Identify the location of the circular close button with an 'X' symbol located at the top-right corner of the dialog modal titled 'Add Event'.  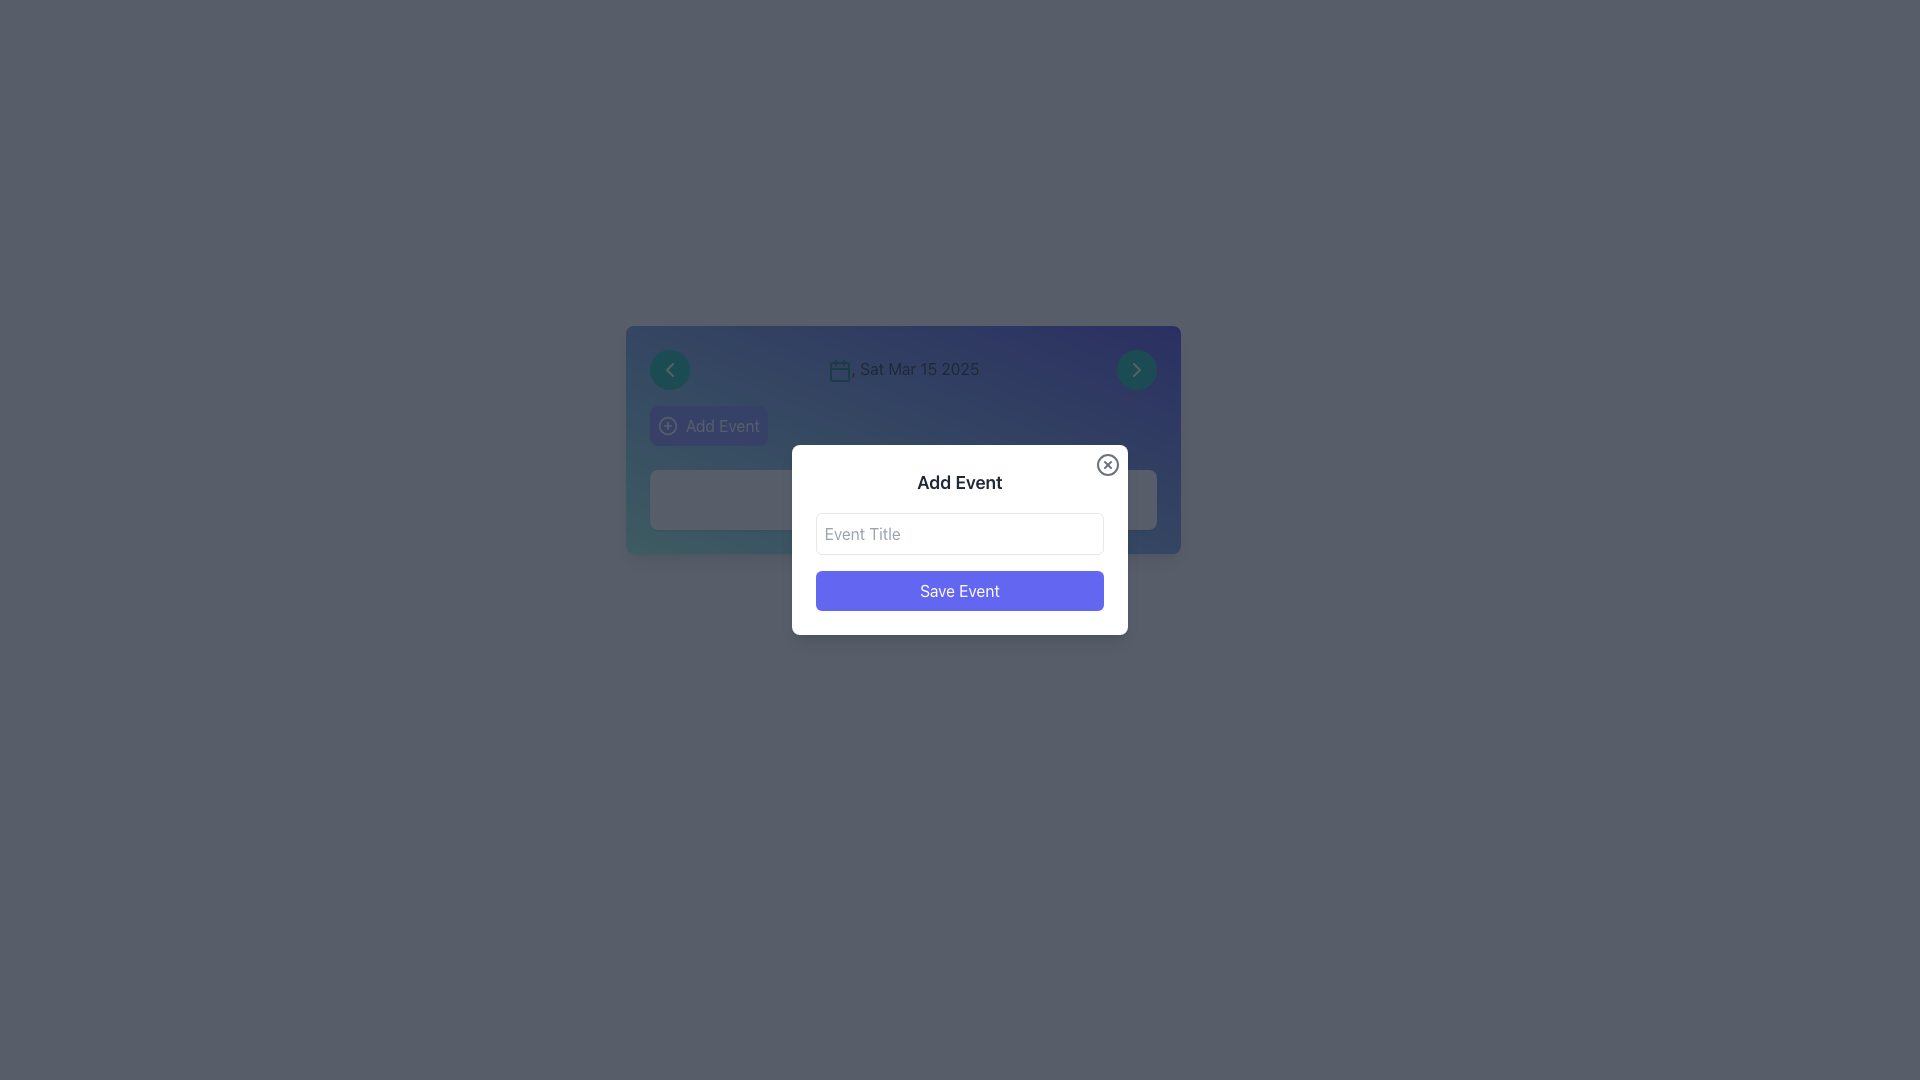
(1107, 465).